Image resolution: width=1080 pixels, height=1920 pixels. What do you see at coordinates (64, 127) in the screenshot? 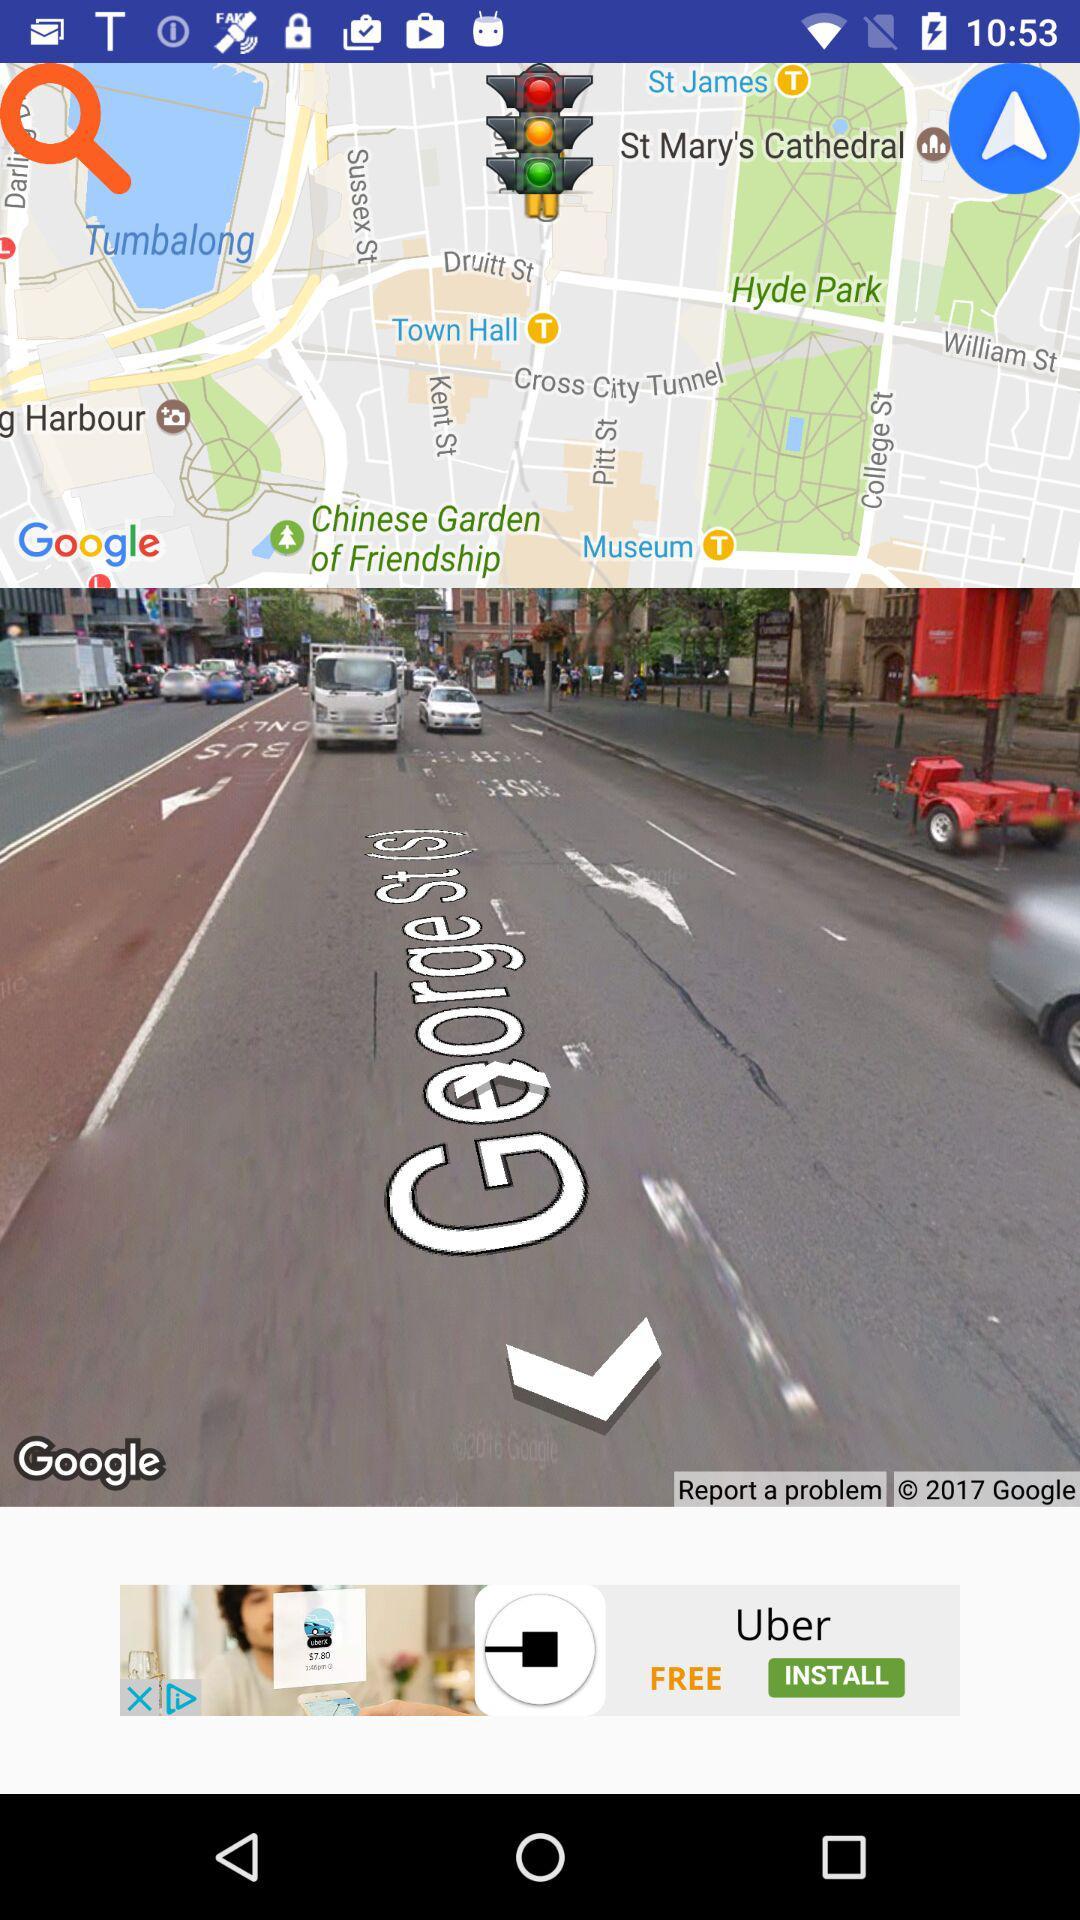
I see `search` at bounding box center [64, 127].